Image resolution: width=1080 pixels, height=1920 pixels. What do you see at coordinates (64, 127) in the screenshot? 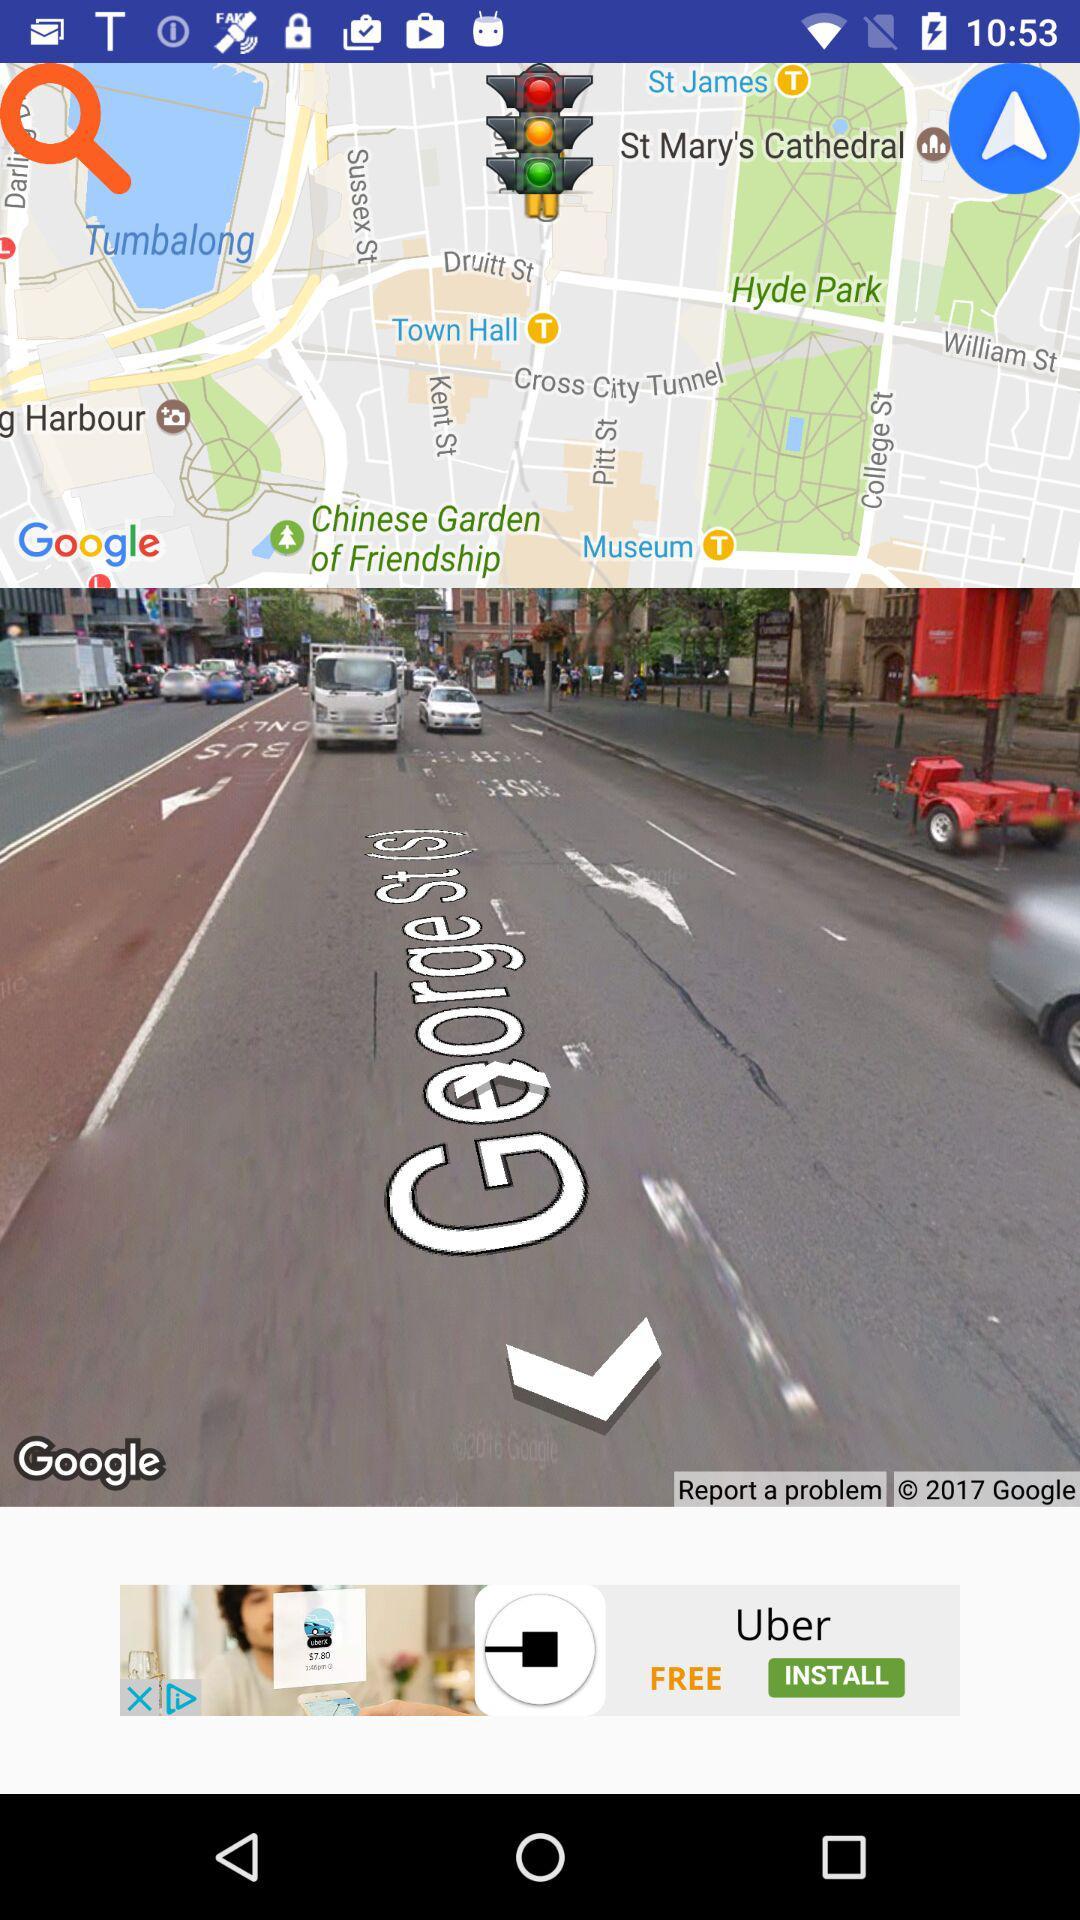
I see `search` at bounding box center [64, 127].